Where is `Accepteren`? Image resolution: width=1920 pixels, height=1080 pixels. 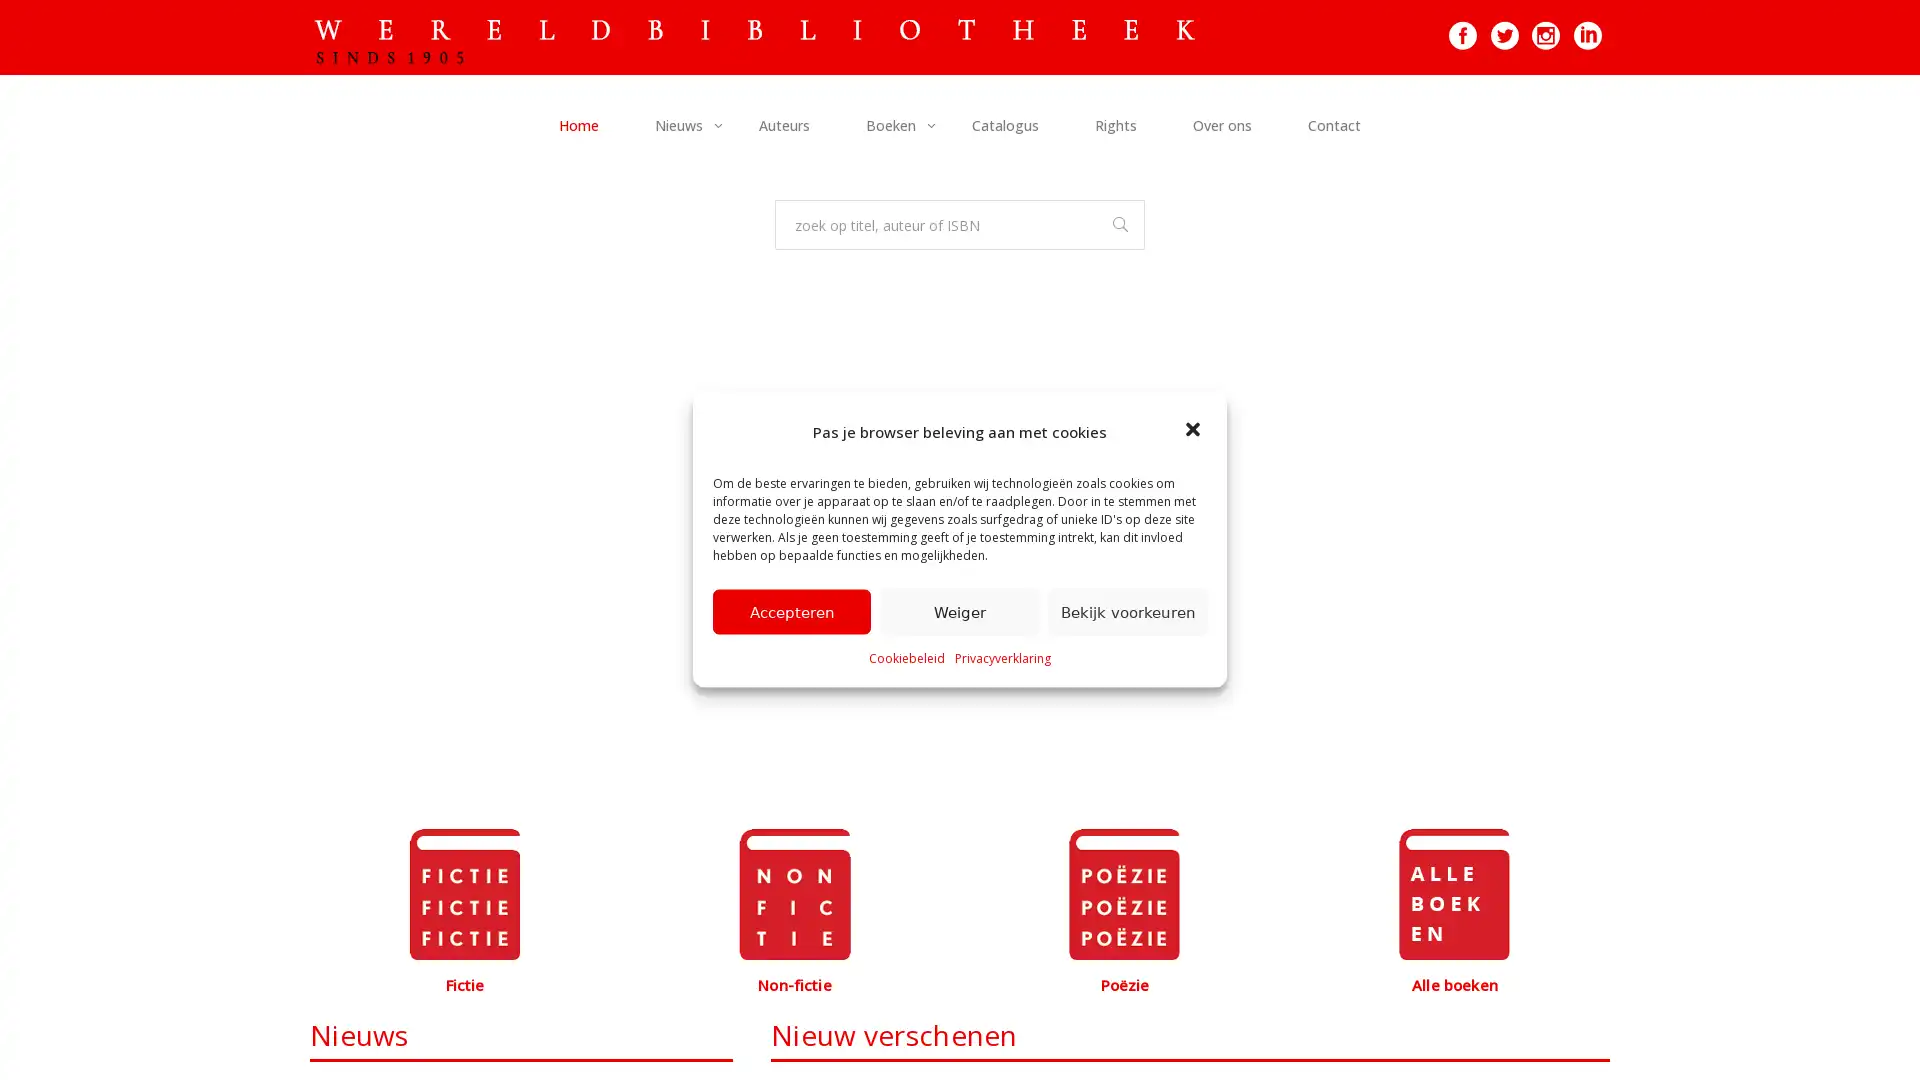 Accepteren is located at coordinates (791, 610).